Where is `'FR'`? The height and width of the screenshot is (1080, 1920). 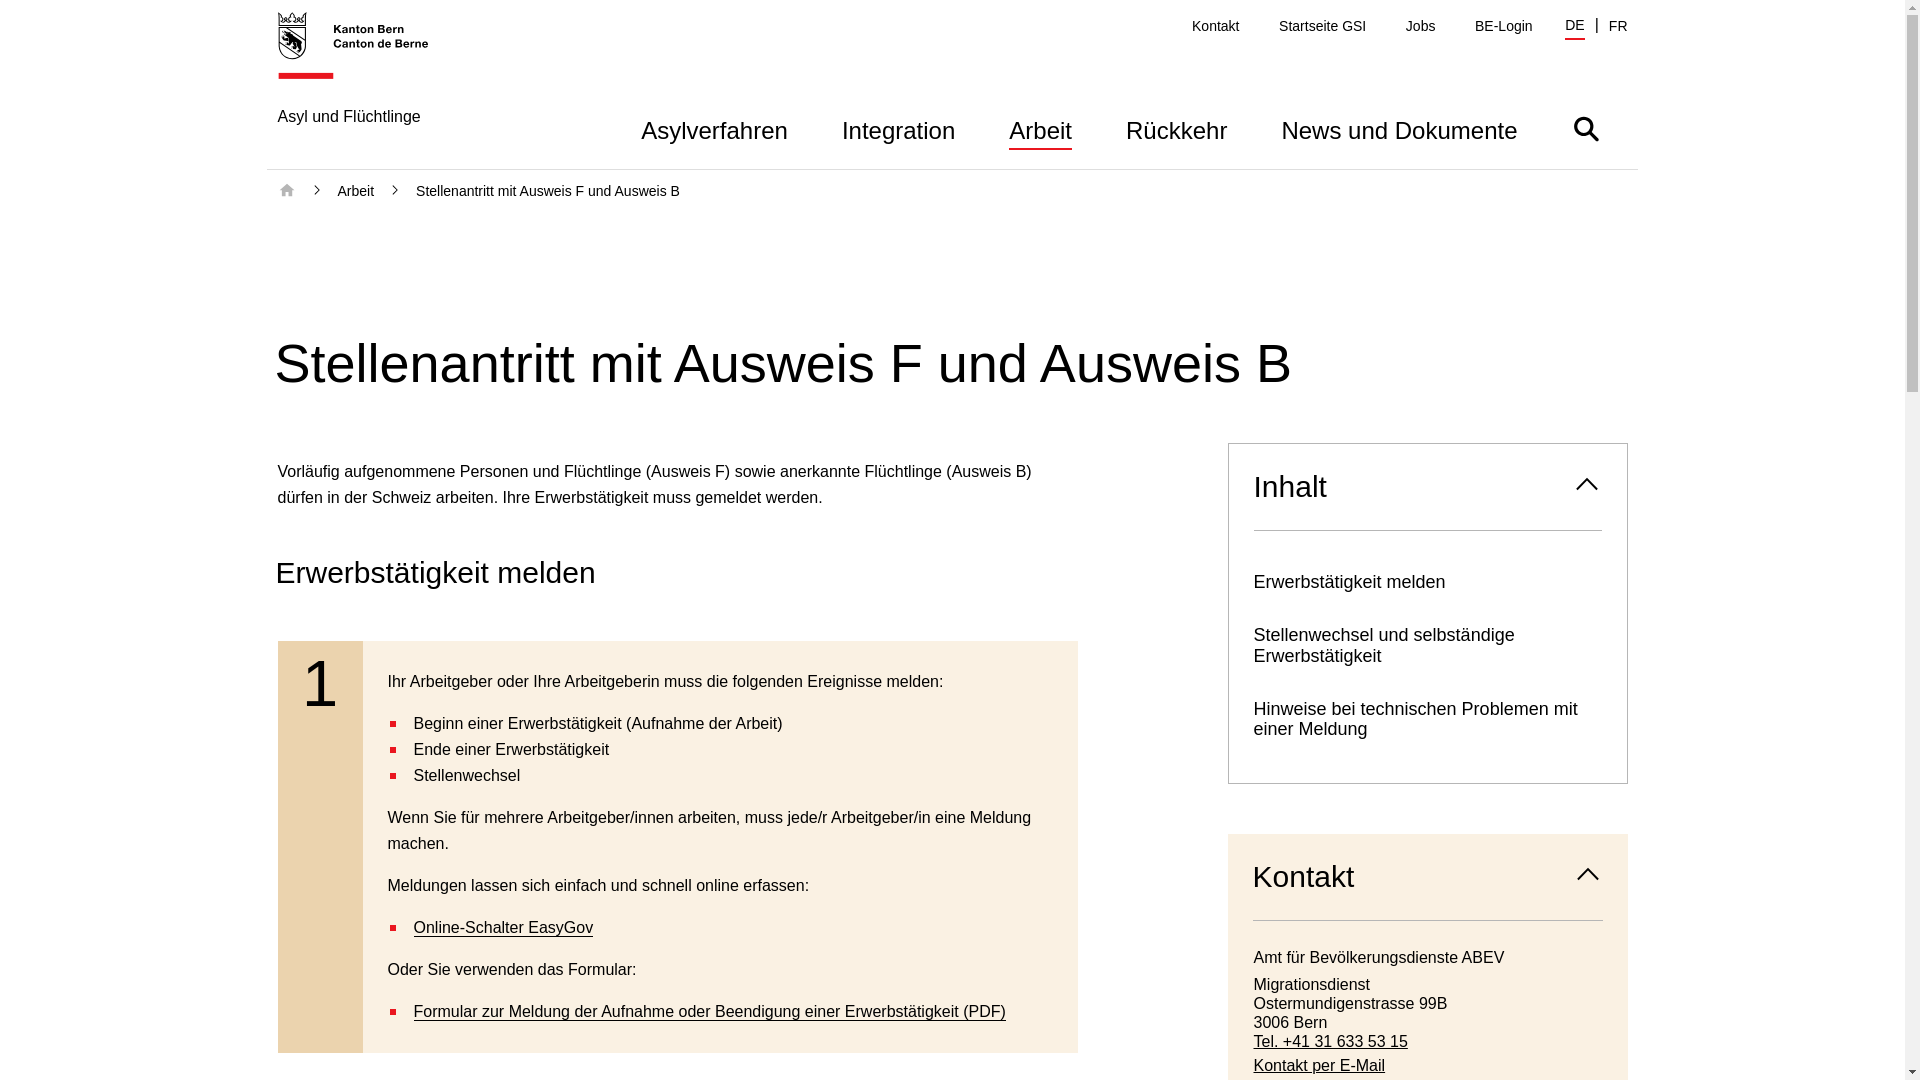 'FR' is located at coordinates (1618, 26).